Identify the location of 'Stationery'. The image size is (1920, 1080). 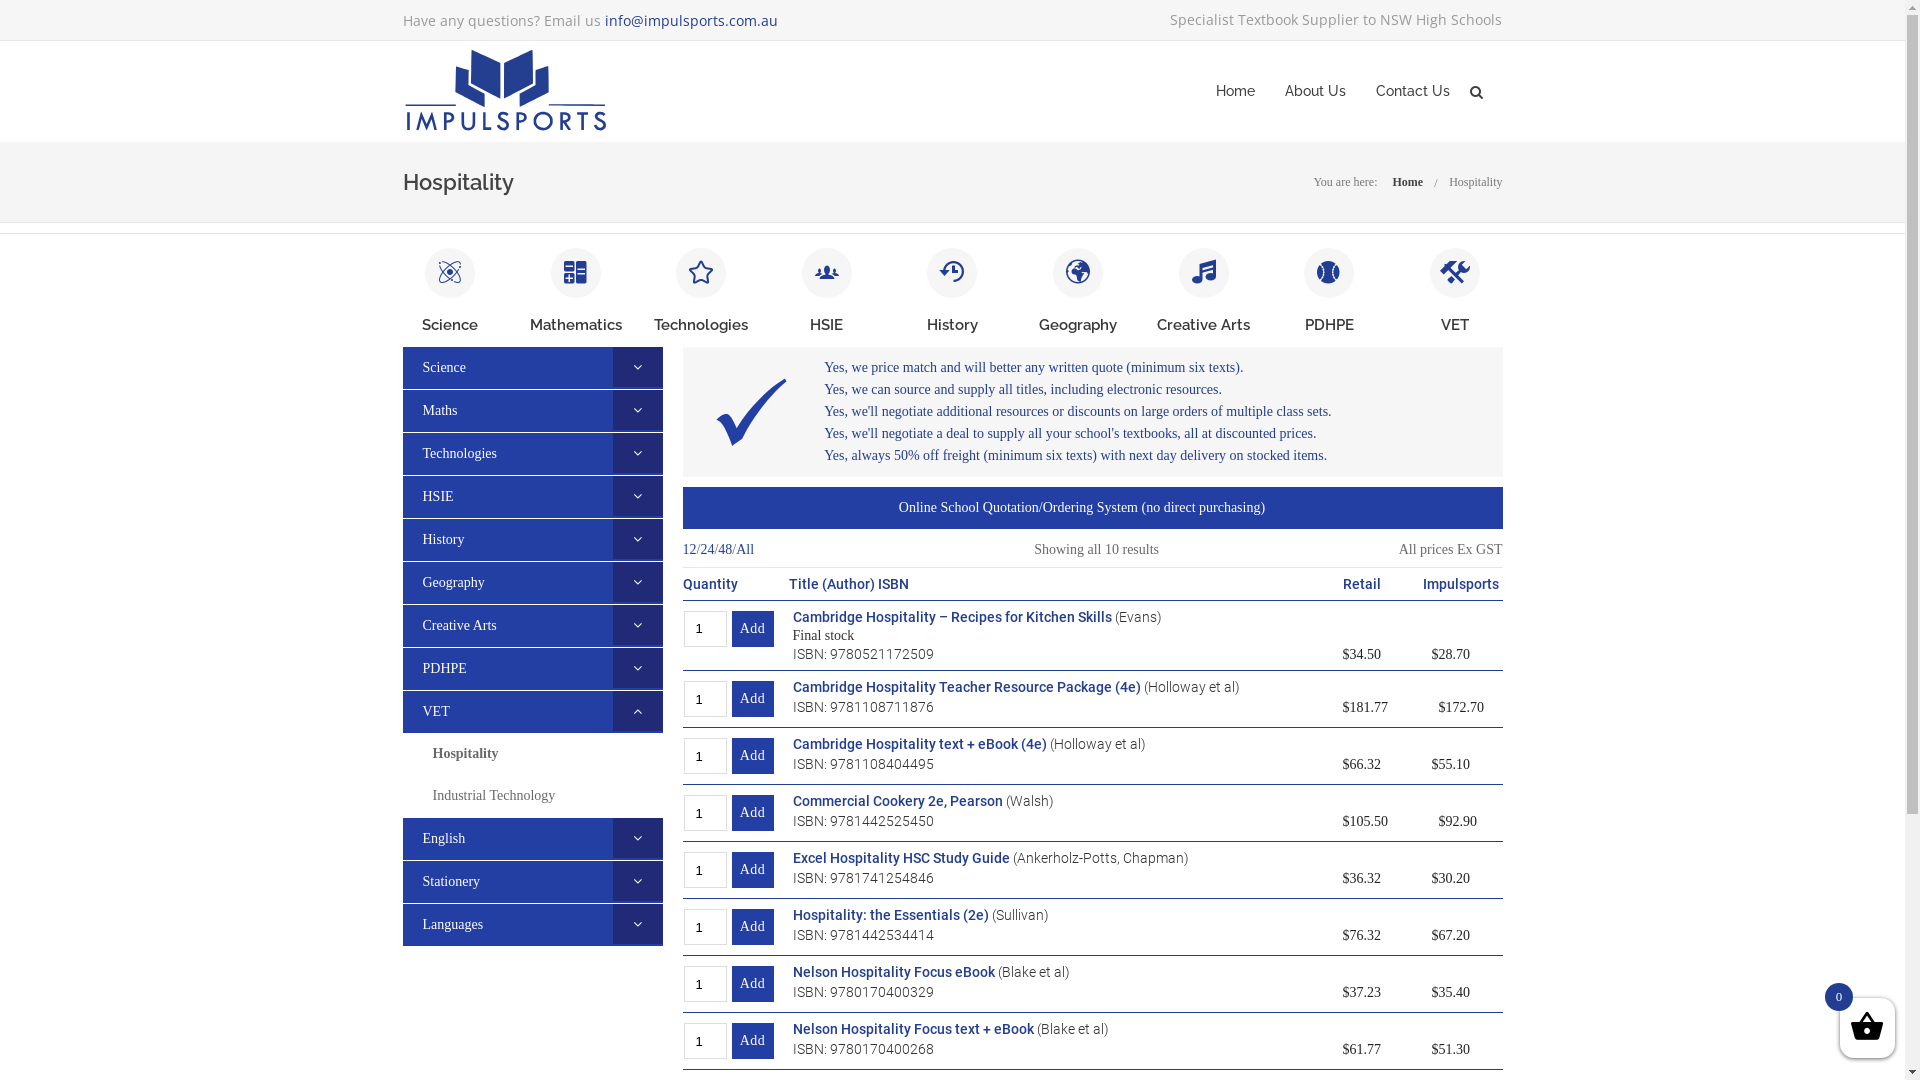
(401, 880).